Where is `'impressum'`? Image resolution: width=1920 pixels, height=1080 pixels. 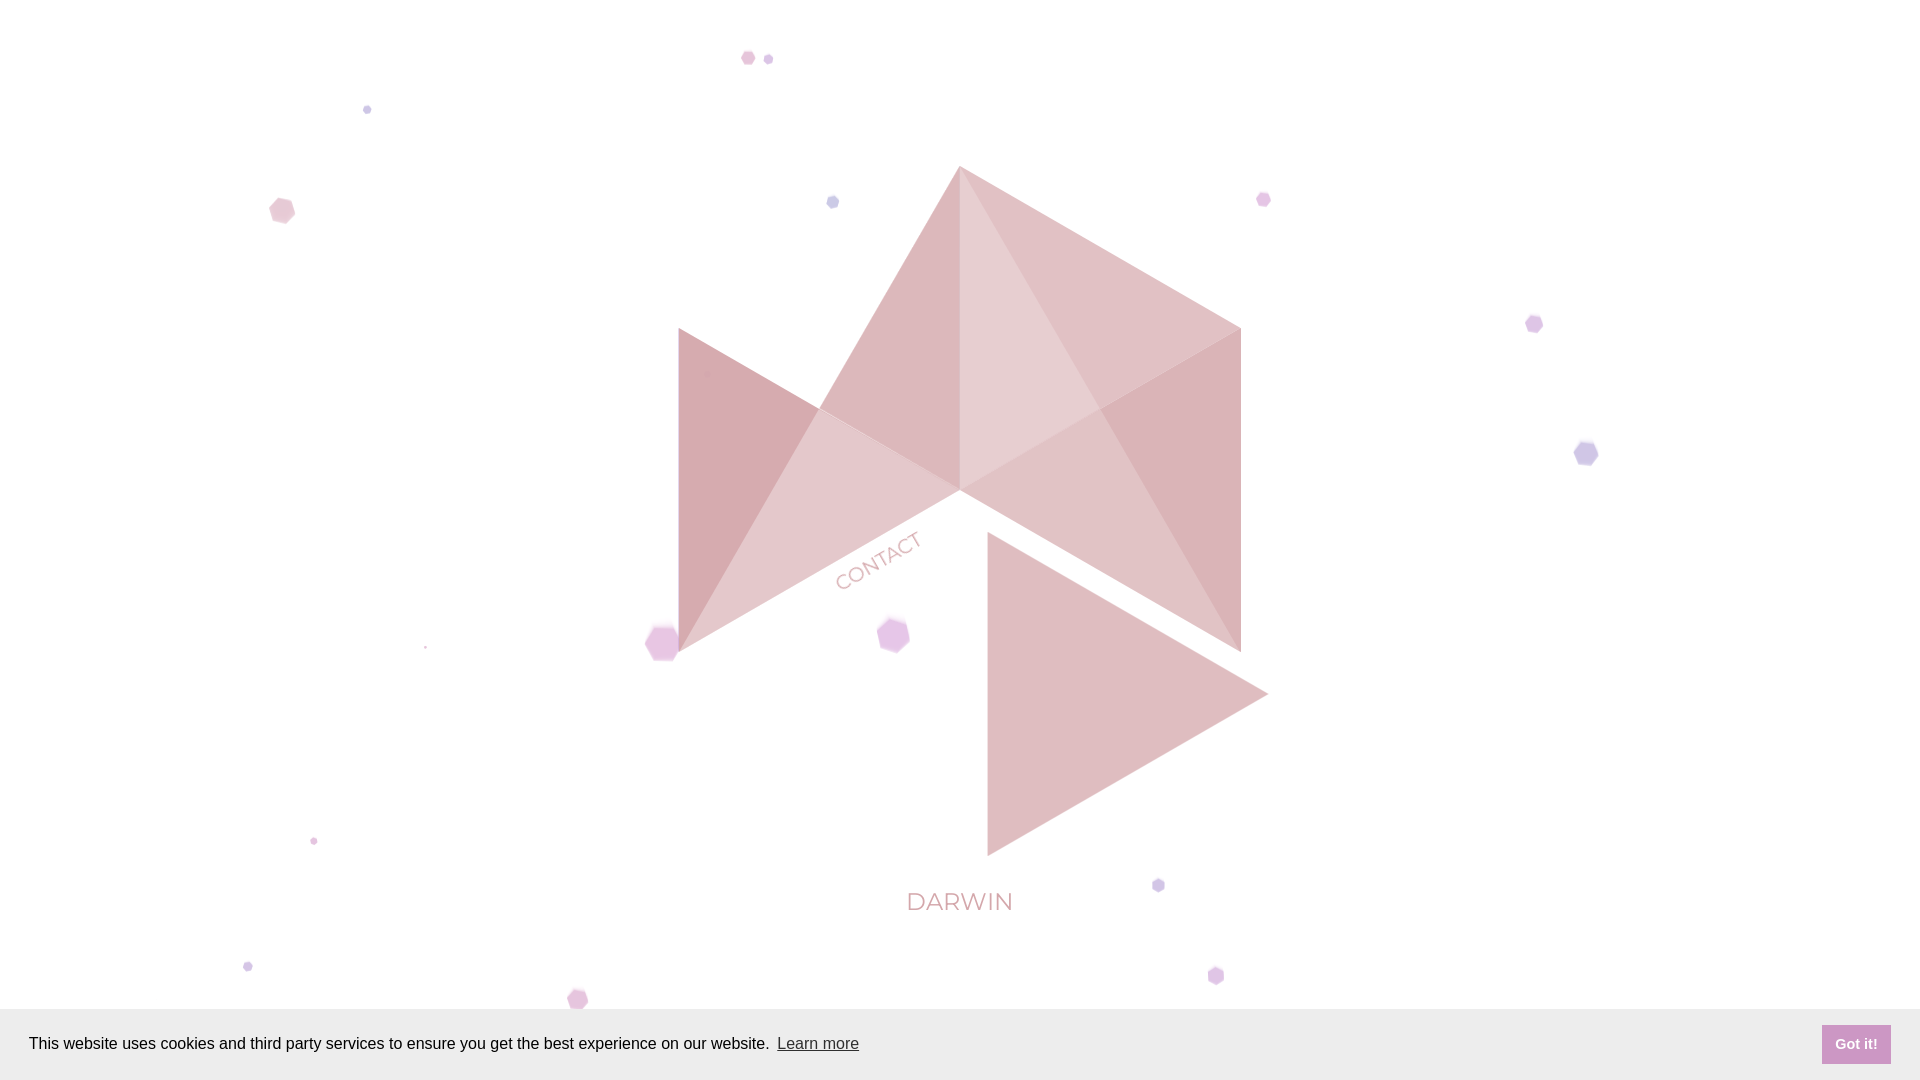 'impressum' is located at coordinates (862, 1056).